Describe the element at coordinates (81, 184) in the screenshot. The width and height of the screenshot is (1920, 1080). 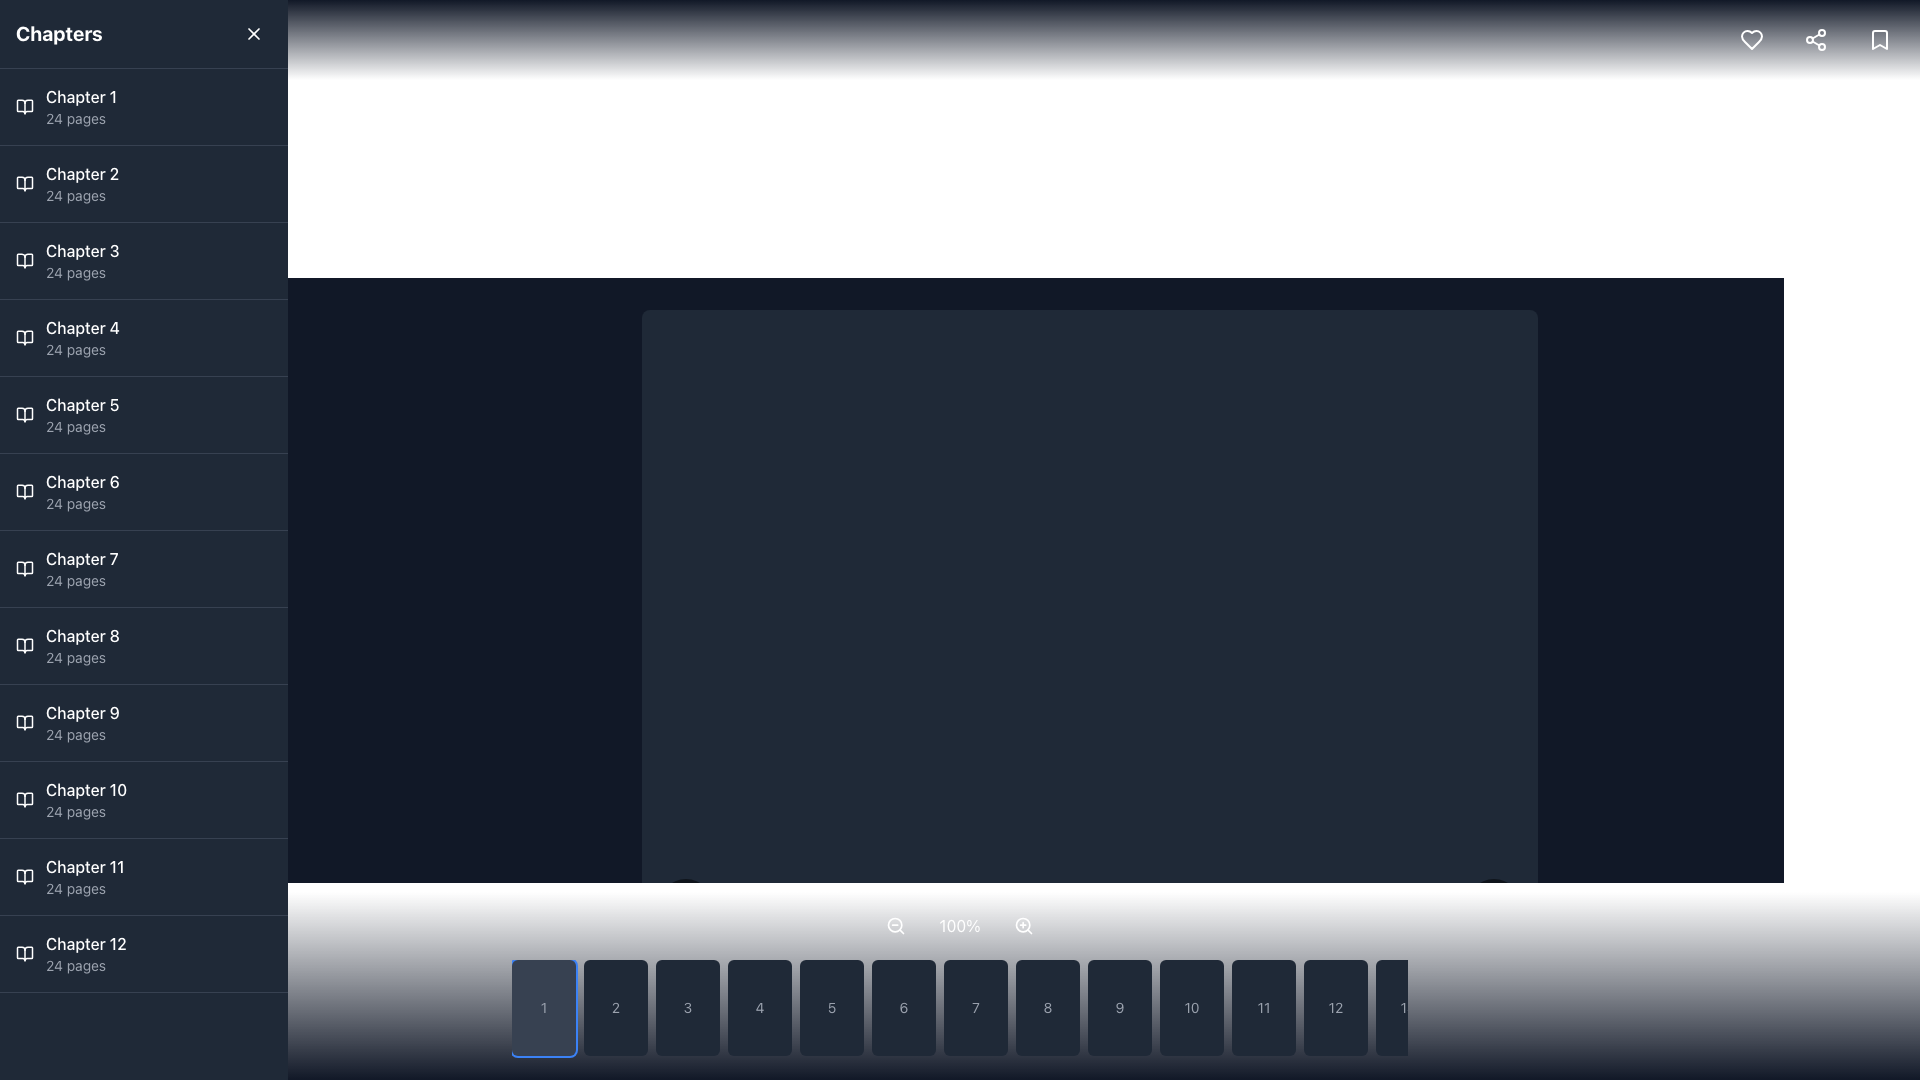
I see `the 'Chapter 2' navigational link located in the left-side panel, which is the second item in the list of chapter entries` at that location.